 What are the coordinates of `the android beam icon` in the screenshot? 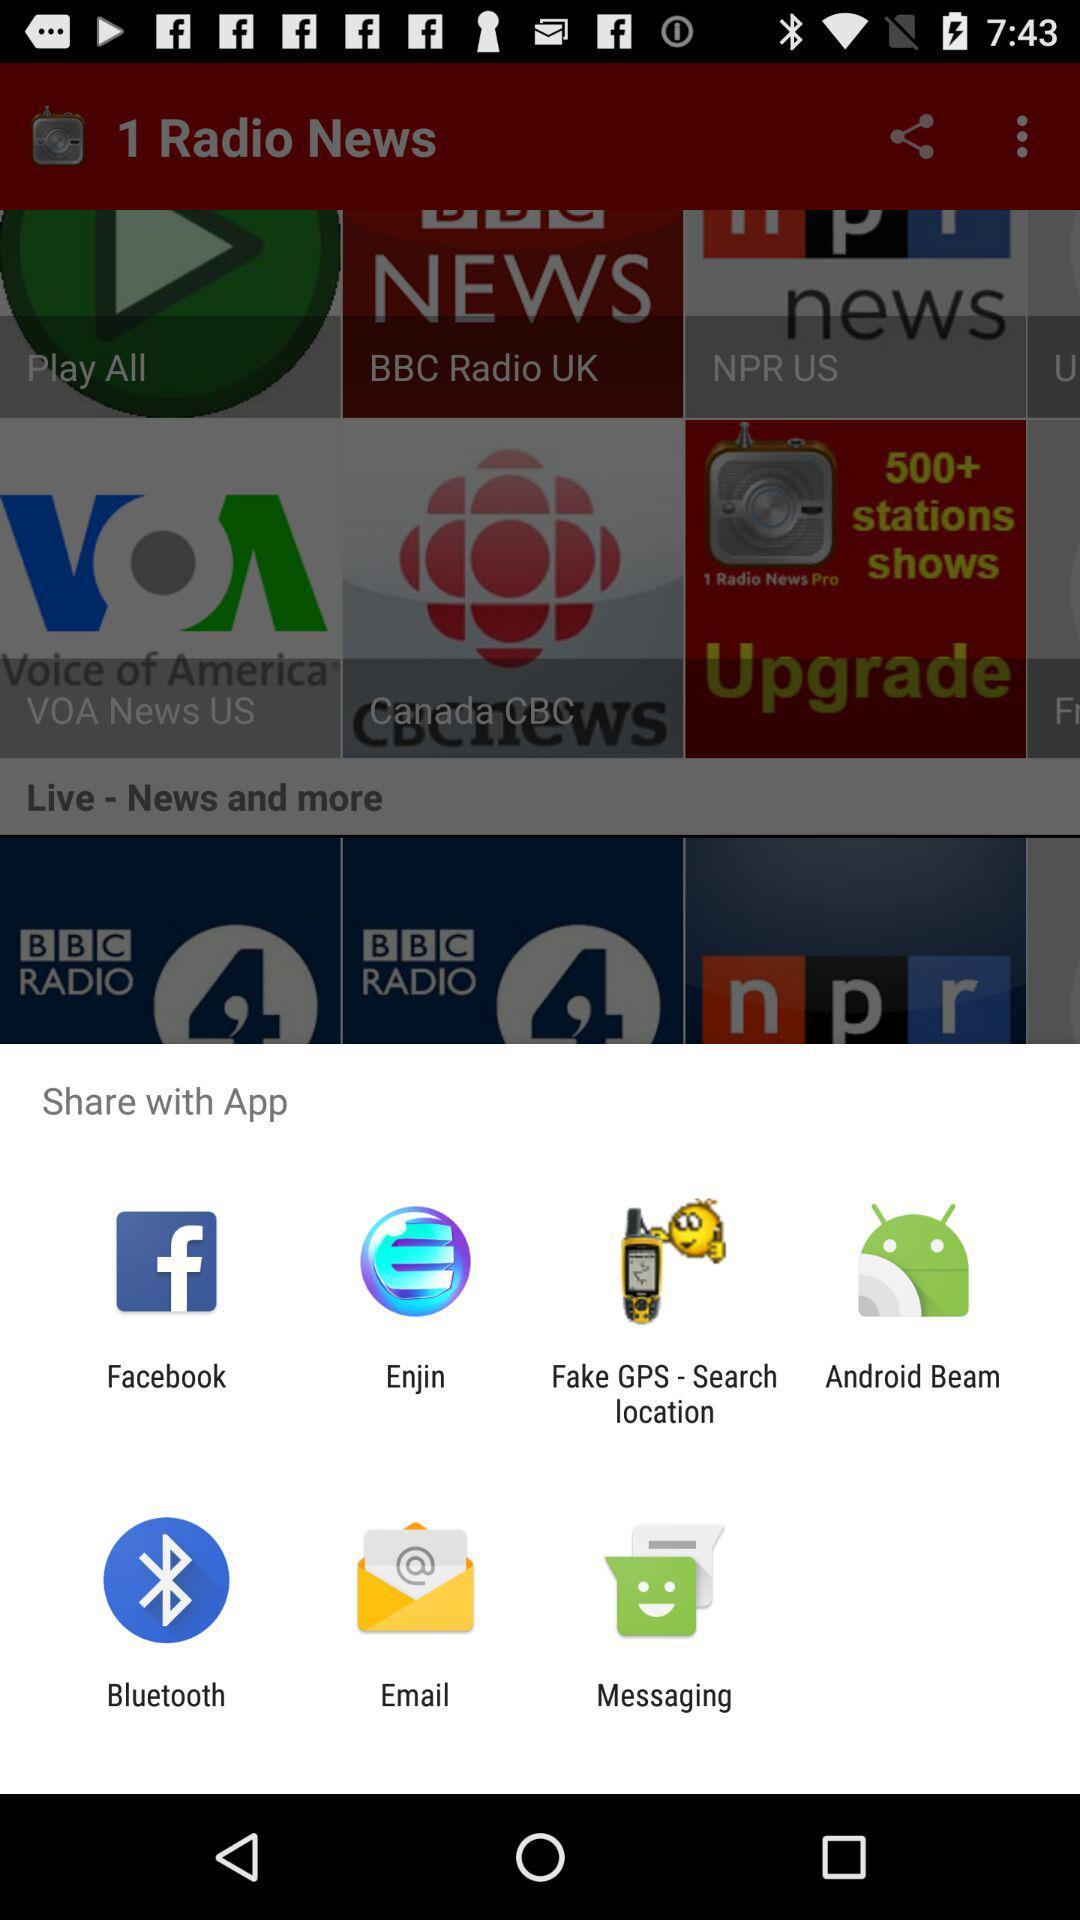 It's located at (913, 1392).